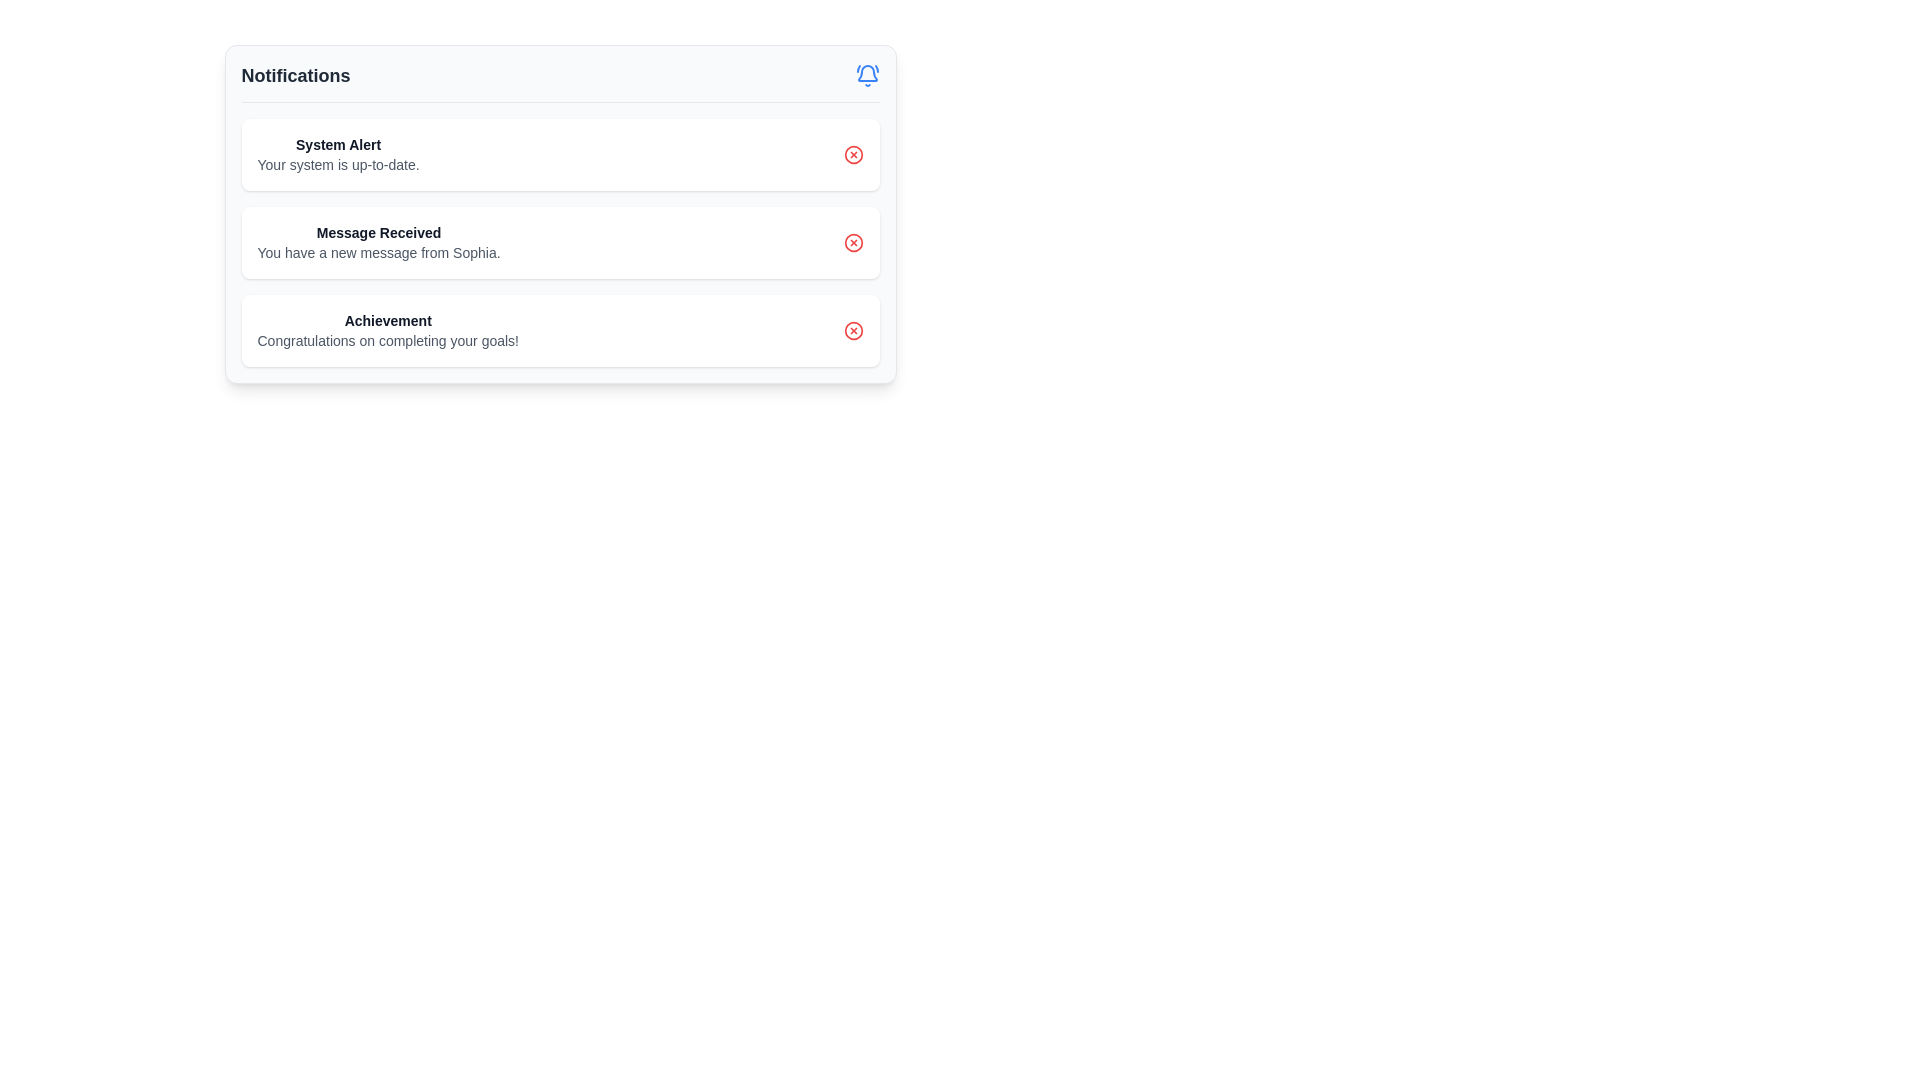 The width and height of the screenshot is (1920, 1080). I want to click on the text label displaying 'Congratulations on completing your goals!' which is located below the title 'Achievement' in the notification list, so click(388, 339).